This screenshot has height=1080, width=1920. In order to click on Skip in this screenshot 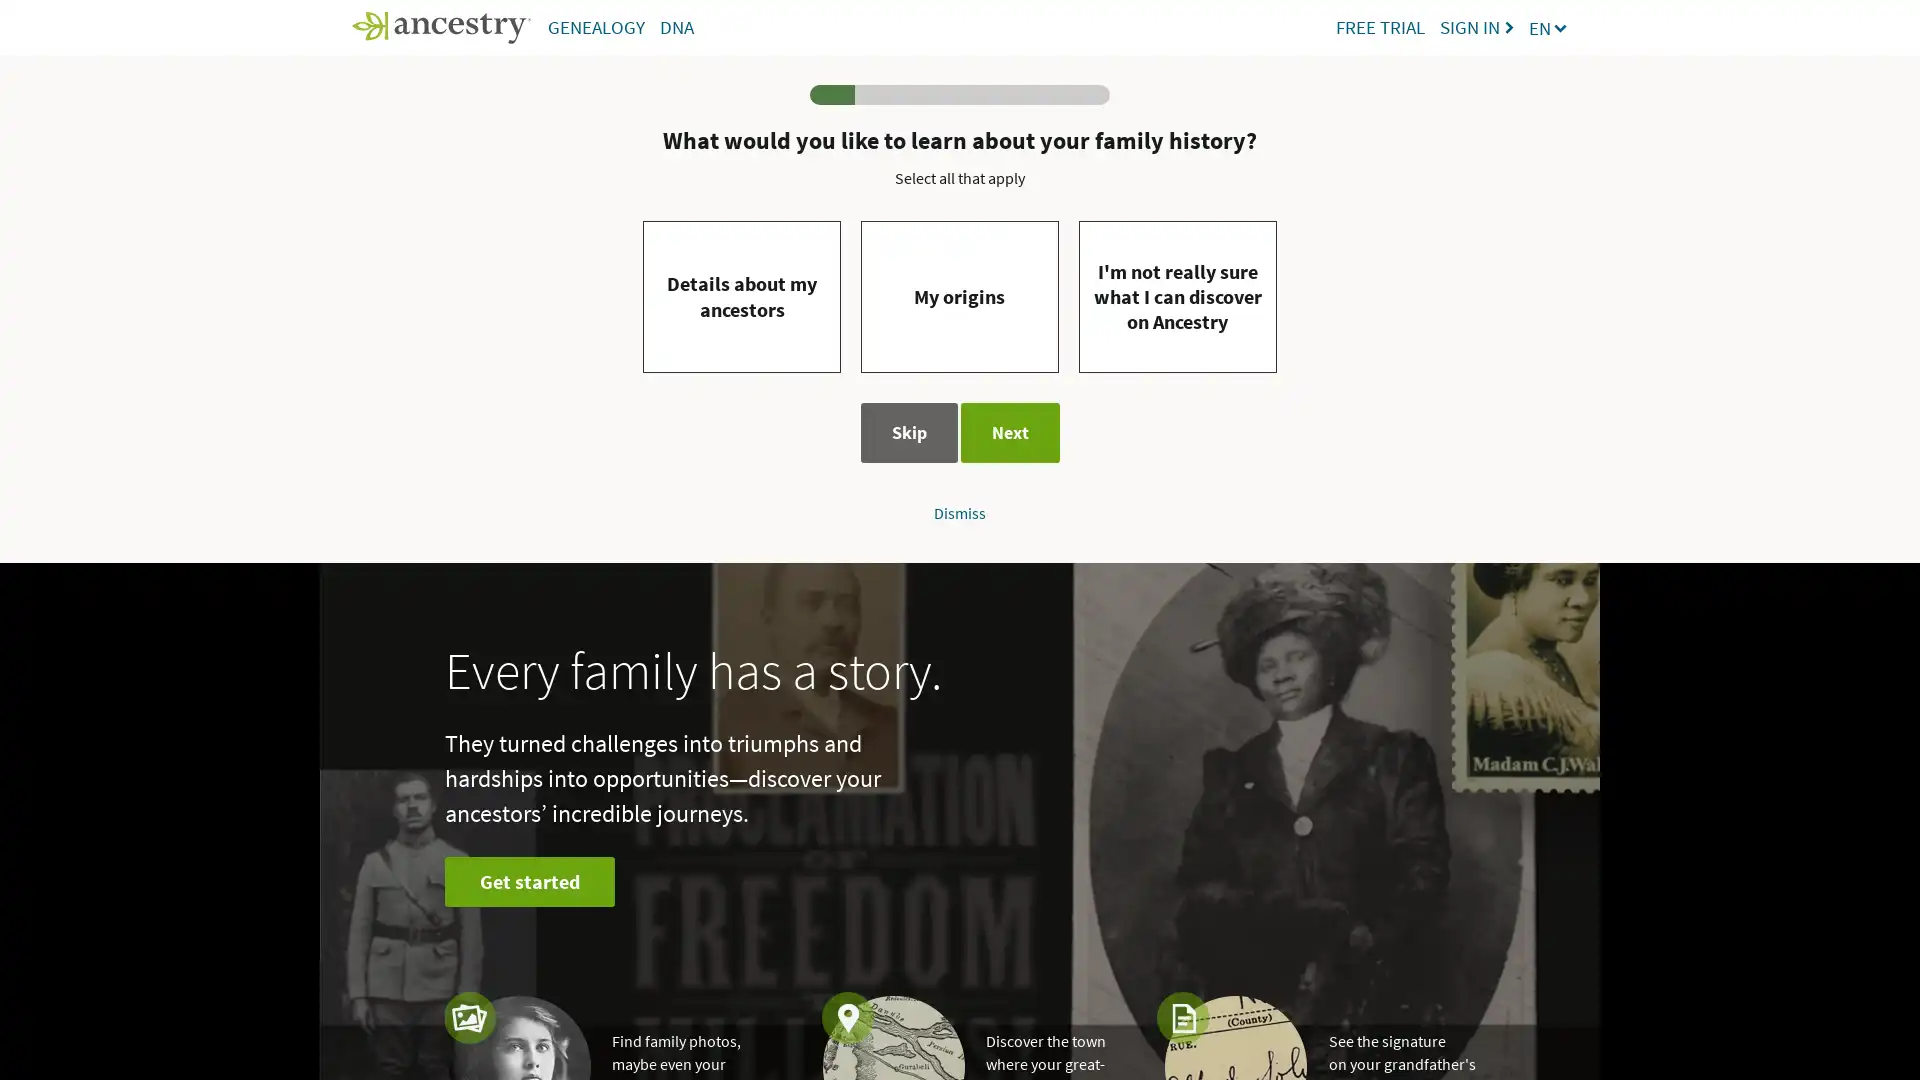, I will do `click(907, 431)`.